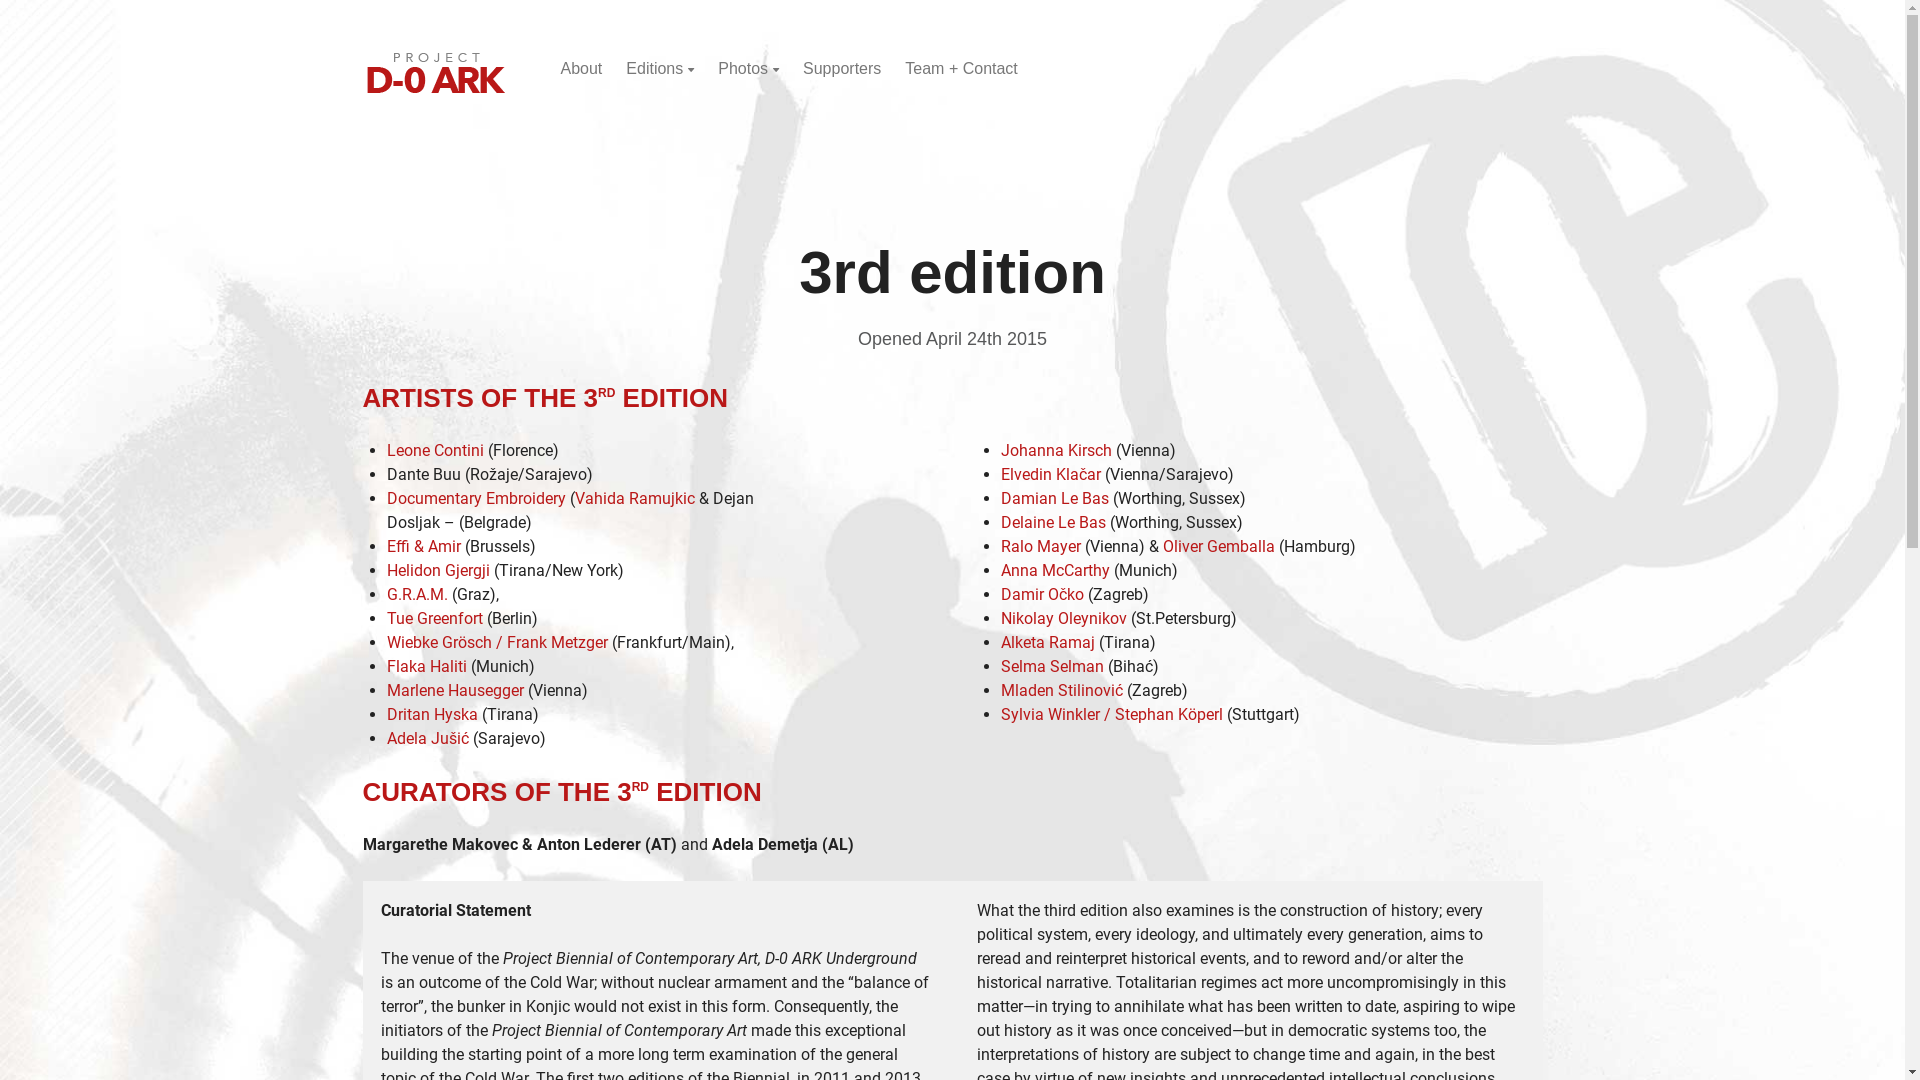 This screenshot has width=1920, height=1080. Describe the element at coordinates (436, 570) in the screenshot. I see `'Helidon Gjergji'` at that location.